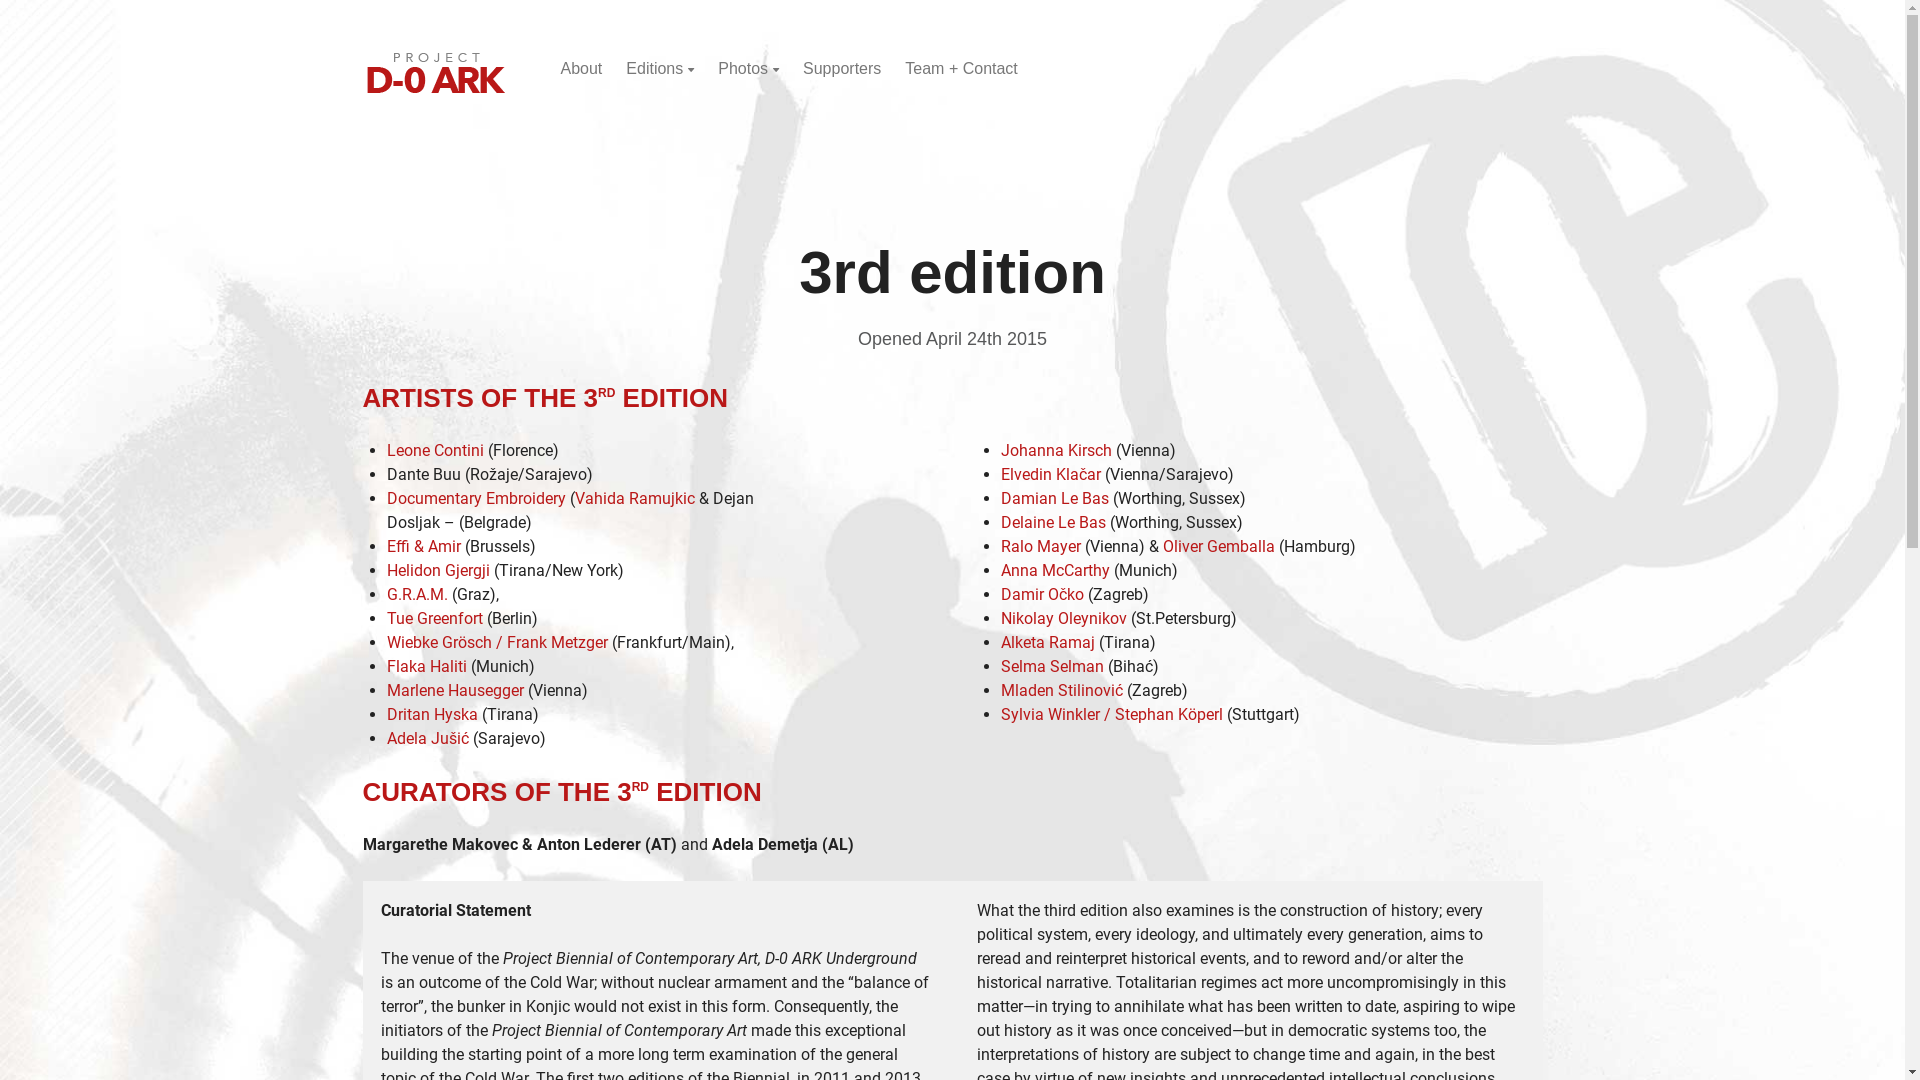 This screenshot has width=1920, height=1080. Describe the element at coordinates (436, 570) in the screenshot. I see `'Helidon Gjergji'` at that location.